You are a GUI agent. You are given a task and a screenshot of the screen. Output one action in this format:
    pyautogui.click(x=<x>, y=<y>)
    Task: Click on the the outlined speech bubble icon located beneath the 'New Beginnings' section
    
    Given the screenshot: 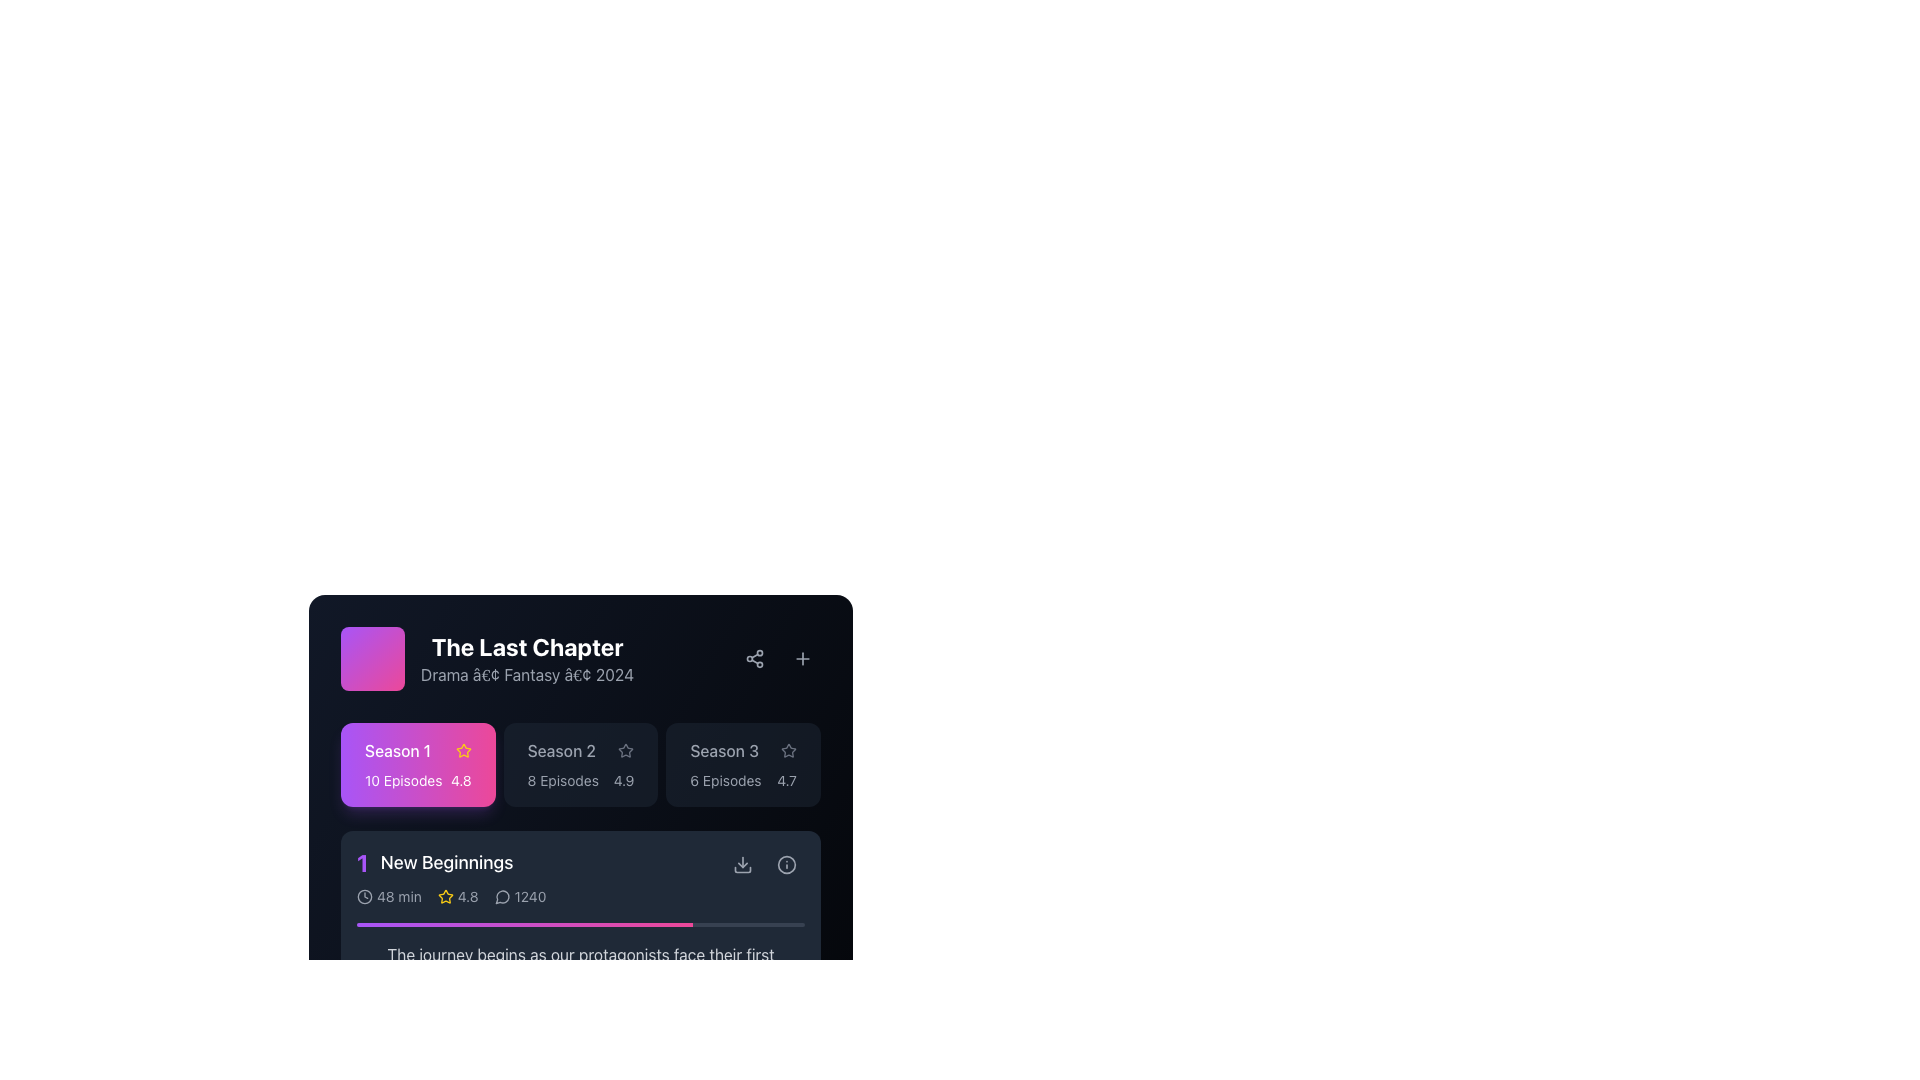 What is the action you would take?
    pyautogui.click(x=502, y=896)
    